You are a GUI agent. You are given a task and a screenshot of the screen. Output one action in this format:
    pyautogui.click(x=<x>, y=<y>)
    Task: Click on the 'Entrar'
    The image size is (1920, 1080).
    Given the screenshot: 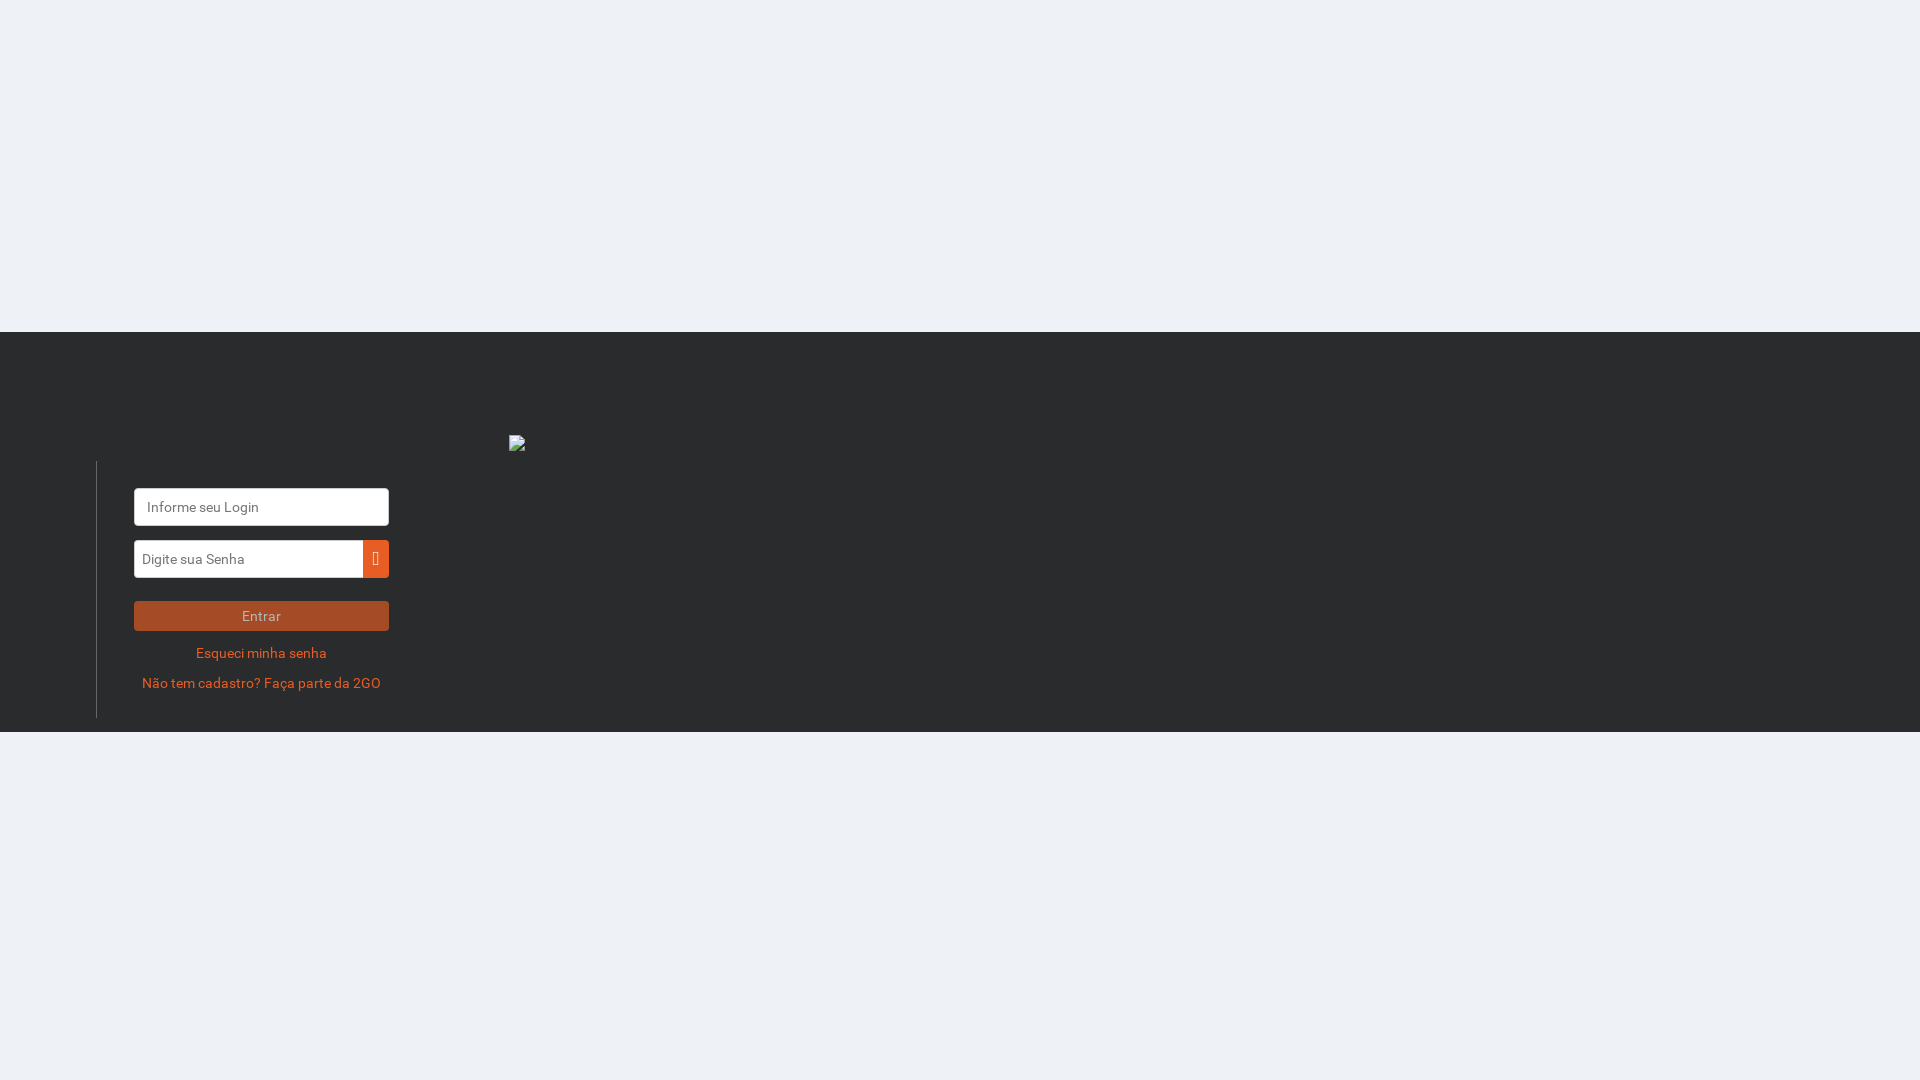 What is the action you would take?
    pyautogui.click(x=260, y=615)
    